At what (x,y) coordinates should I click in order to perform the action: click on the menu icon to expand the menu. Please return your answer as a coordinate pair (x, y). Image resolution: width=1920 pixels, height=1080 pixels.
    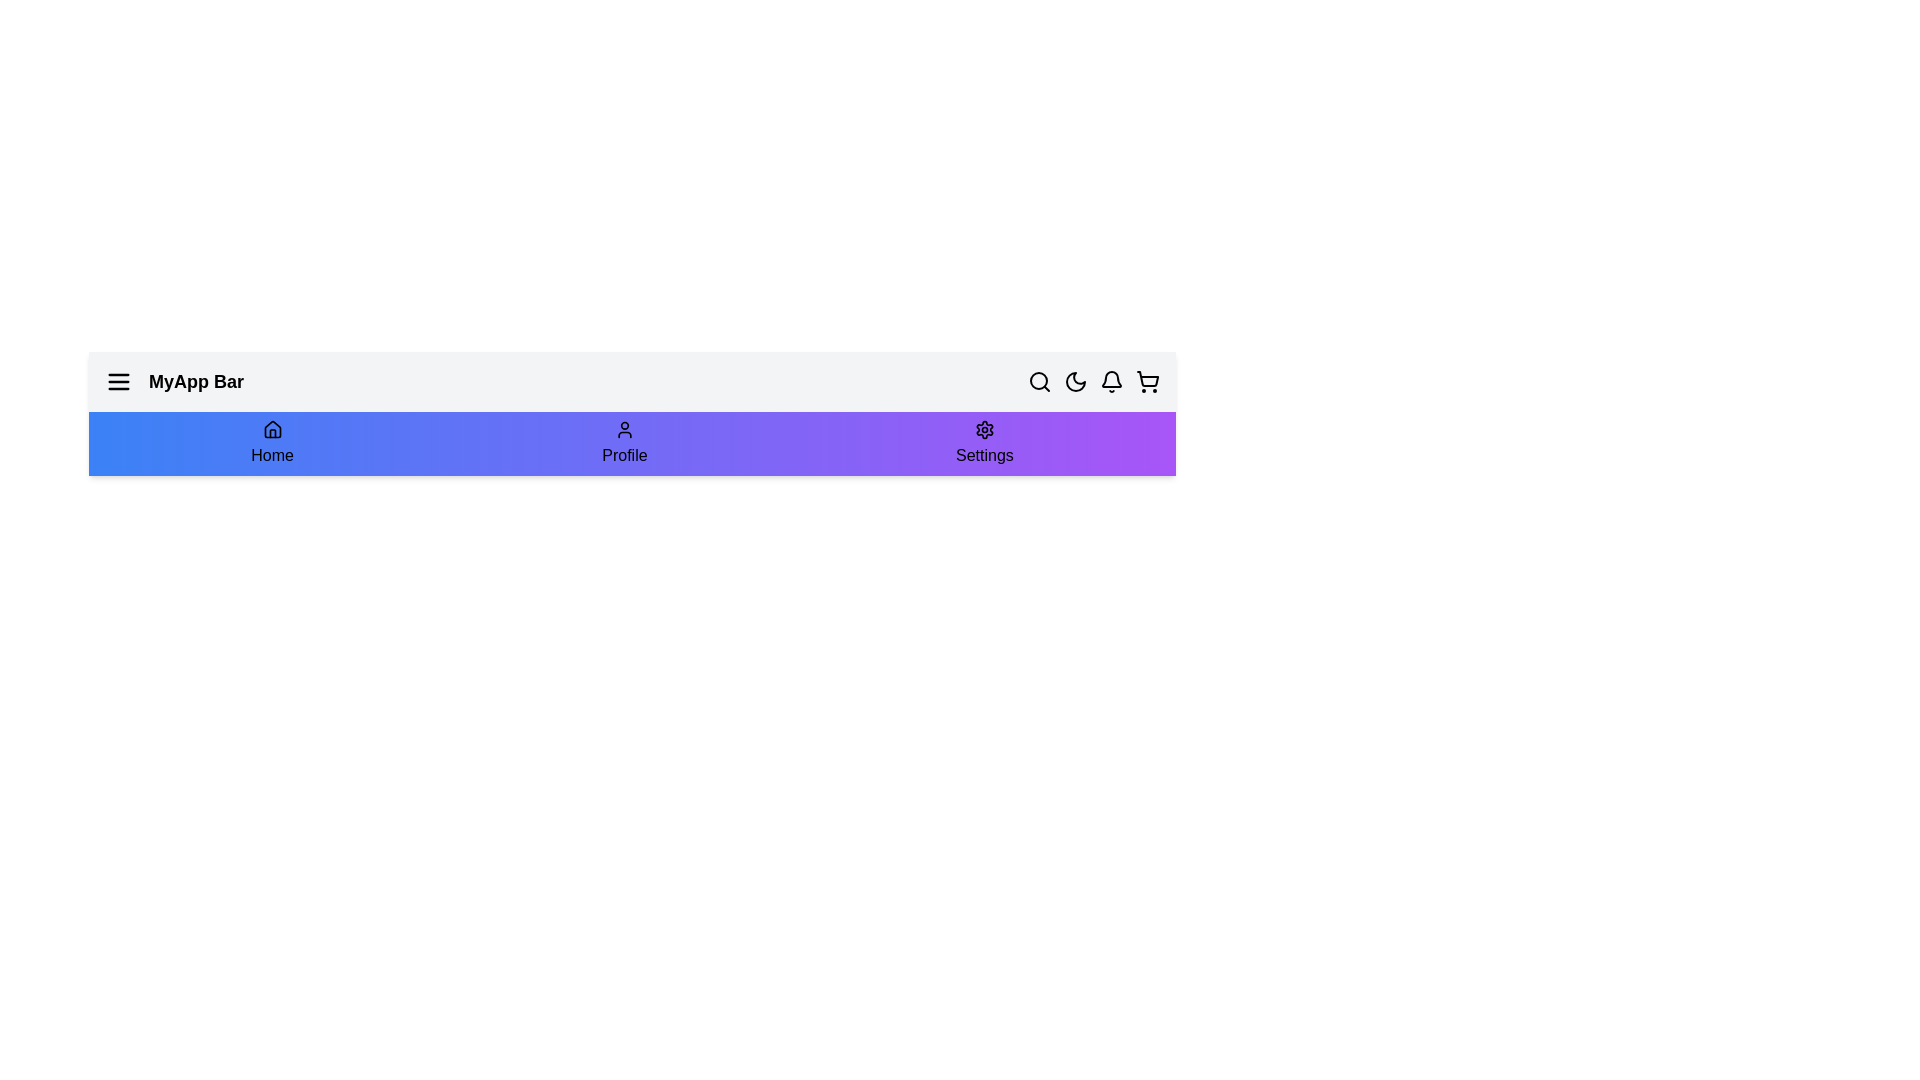
    Looking at the image, I should click on (118, 381).